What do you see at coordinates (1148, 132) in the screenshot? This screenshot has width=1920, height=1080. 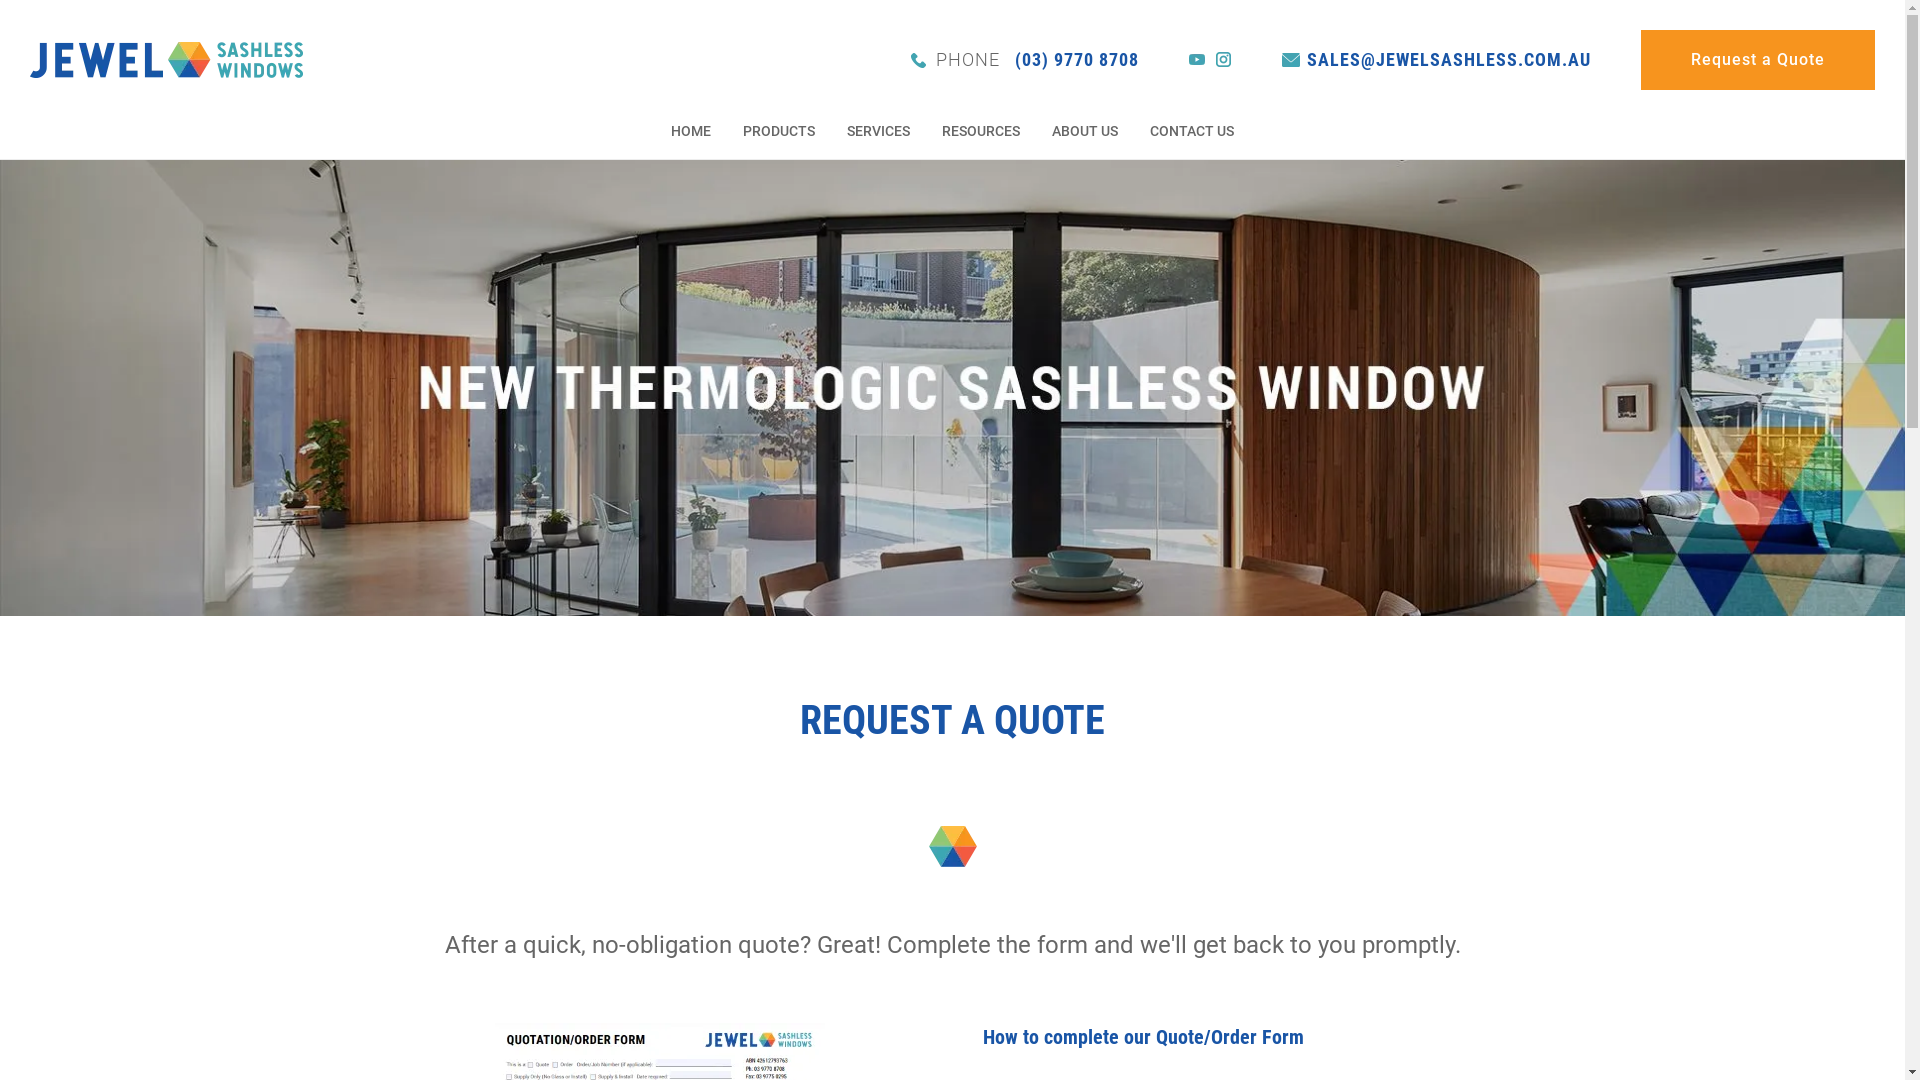 I see `'CONTACT US'` at bounding box center [1148, 132].